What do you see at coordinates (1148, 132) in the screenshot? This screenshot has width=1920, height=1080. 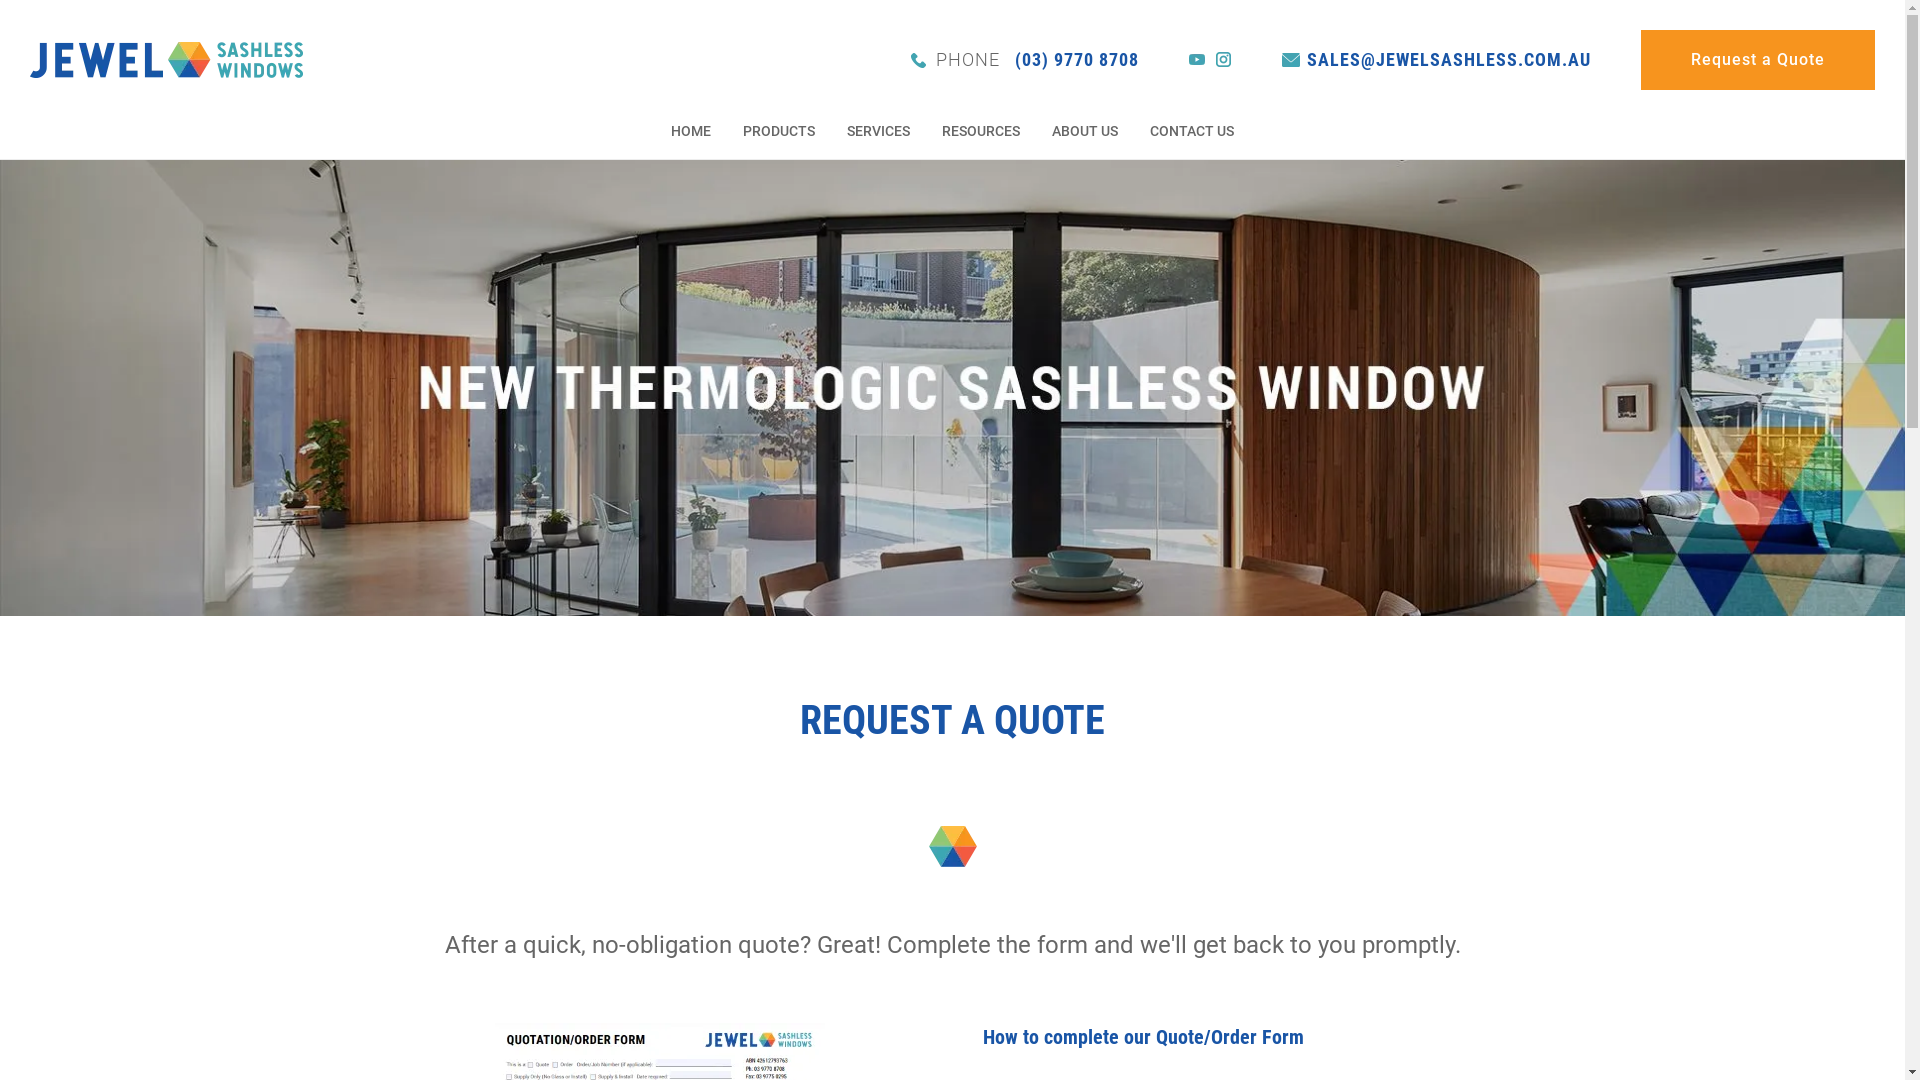 I see `'CONTACT US'` at bounding box center [1148, 132].